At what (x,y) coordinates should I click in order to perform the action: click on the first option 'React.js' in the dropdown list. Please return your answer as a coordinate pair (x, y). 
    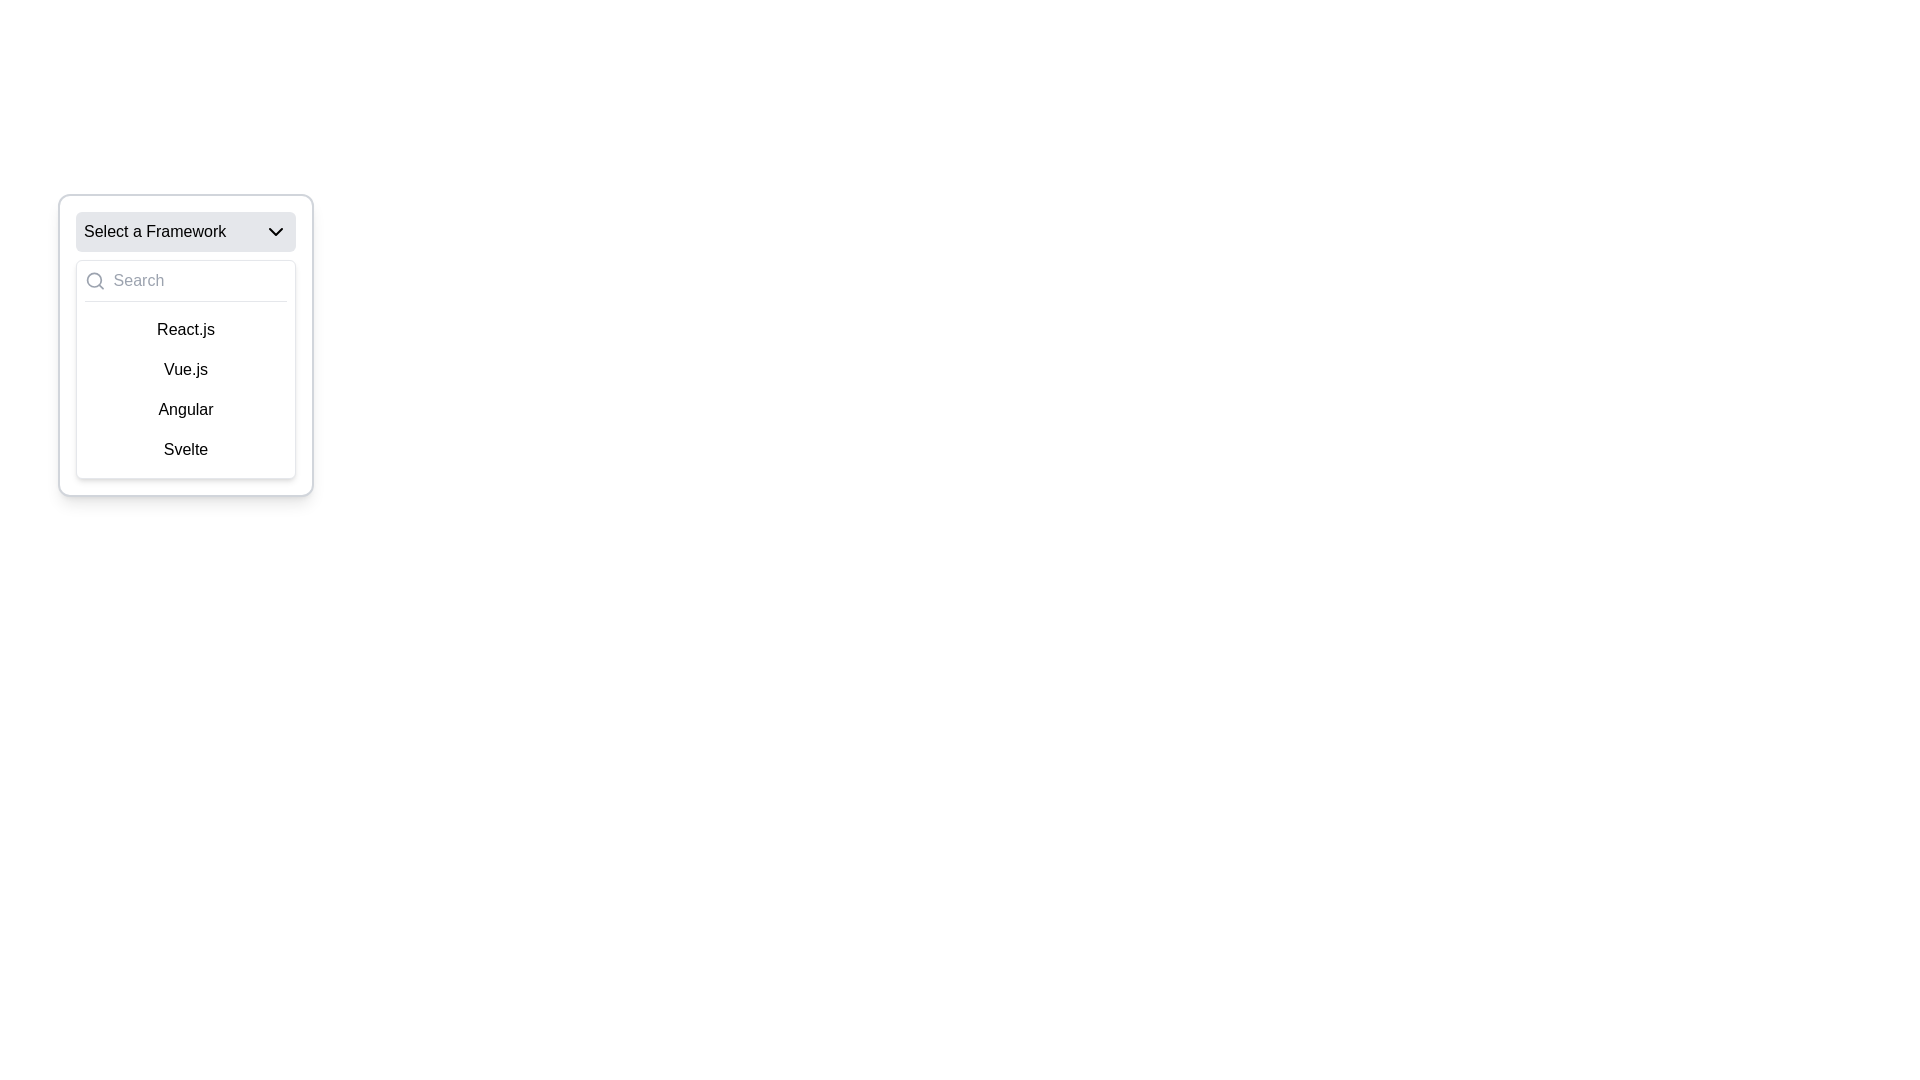
    Looking at the image, I should click on (186, 344).